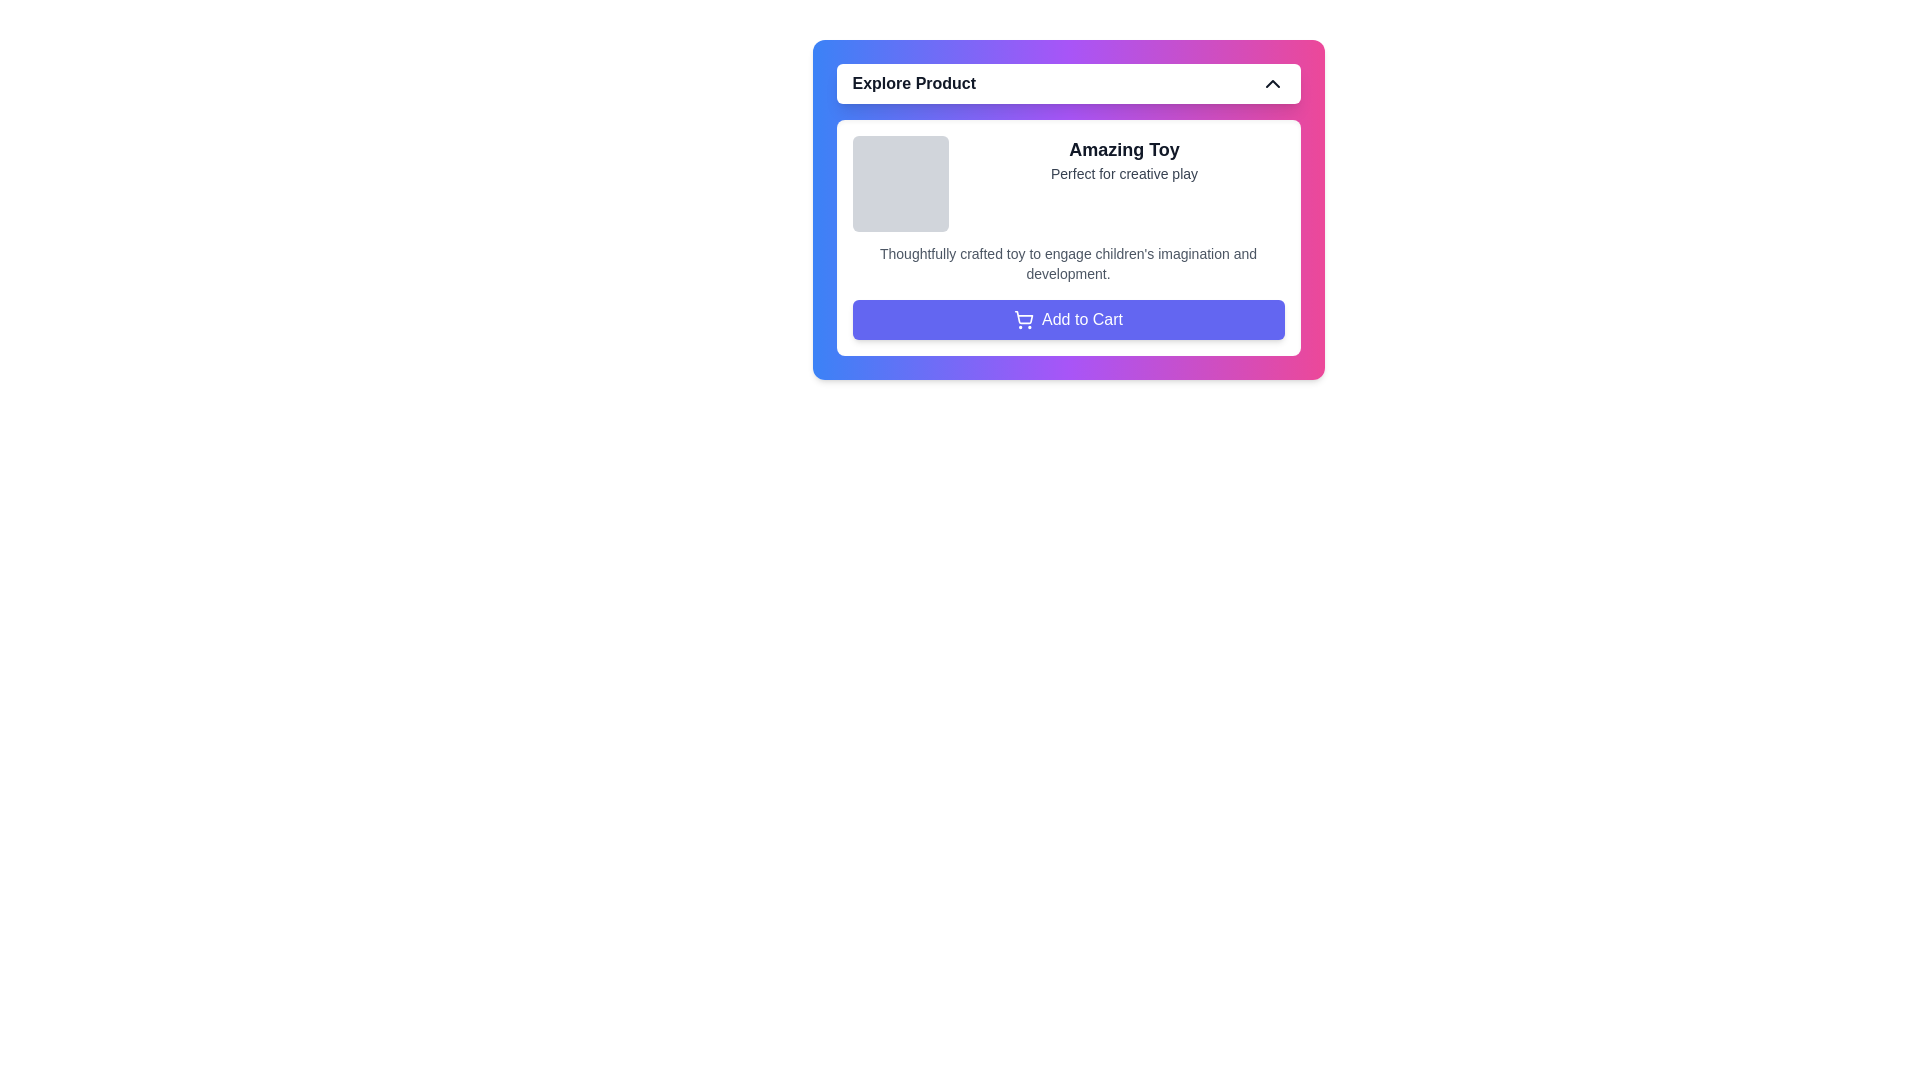 The width and height of the screenshot is (1920, 1080). What do you see at coordinates (899, 184) in the screenshot?
I see `the image placeholder located on the left side of the group, adjacent to the title 'Amazing Toy' and the subtitle 'Perfect for creative play'` at bounding box center [899, 184].